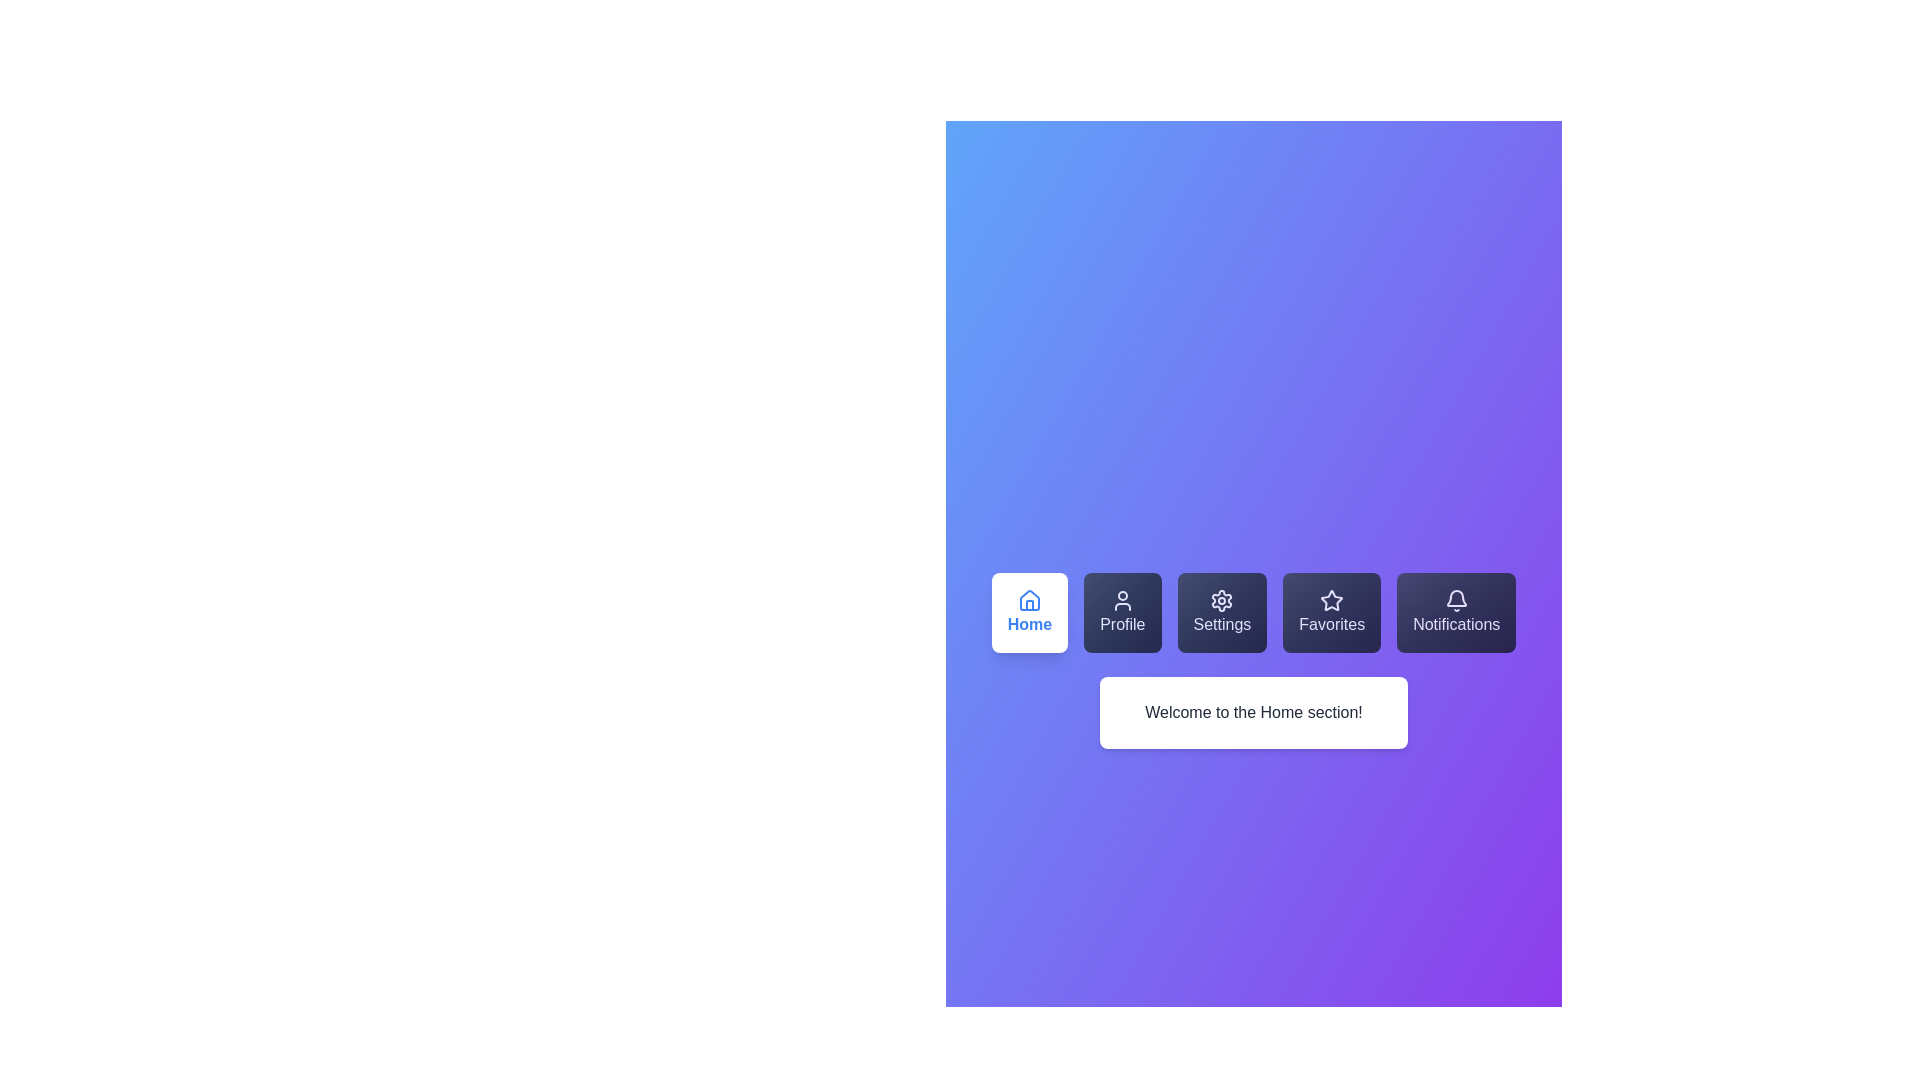  What do you see at coordinates (1029, 623) in the screenshot?
I see `the 'Home' button component that contains the 'Home' text label` at bounding box center [1029, 623].